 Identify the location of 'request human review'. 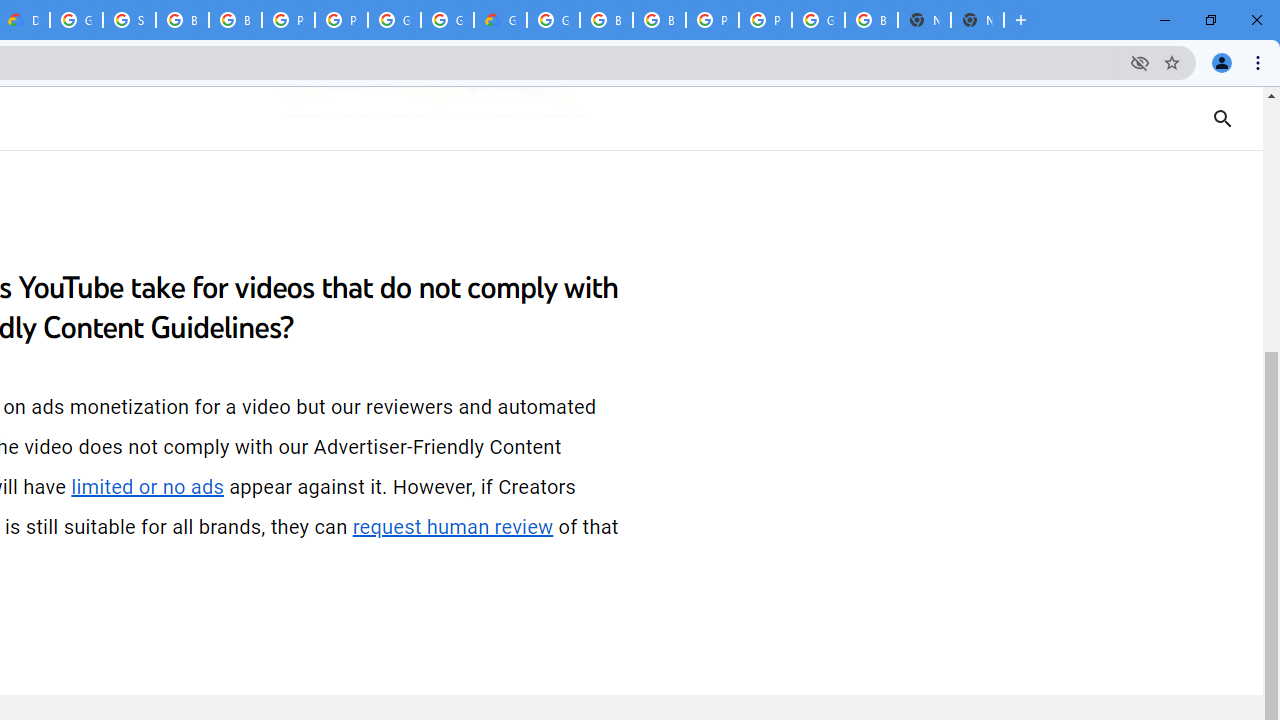
(452, 526).